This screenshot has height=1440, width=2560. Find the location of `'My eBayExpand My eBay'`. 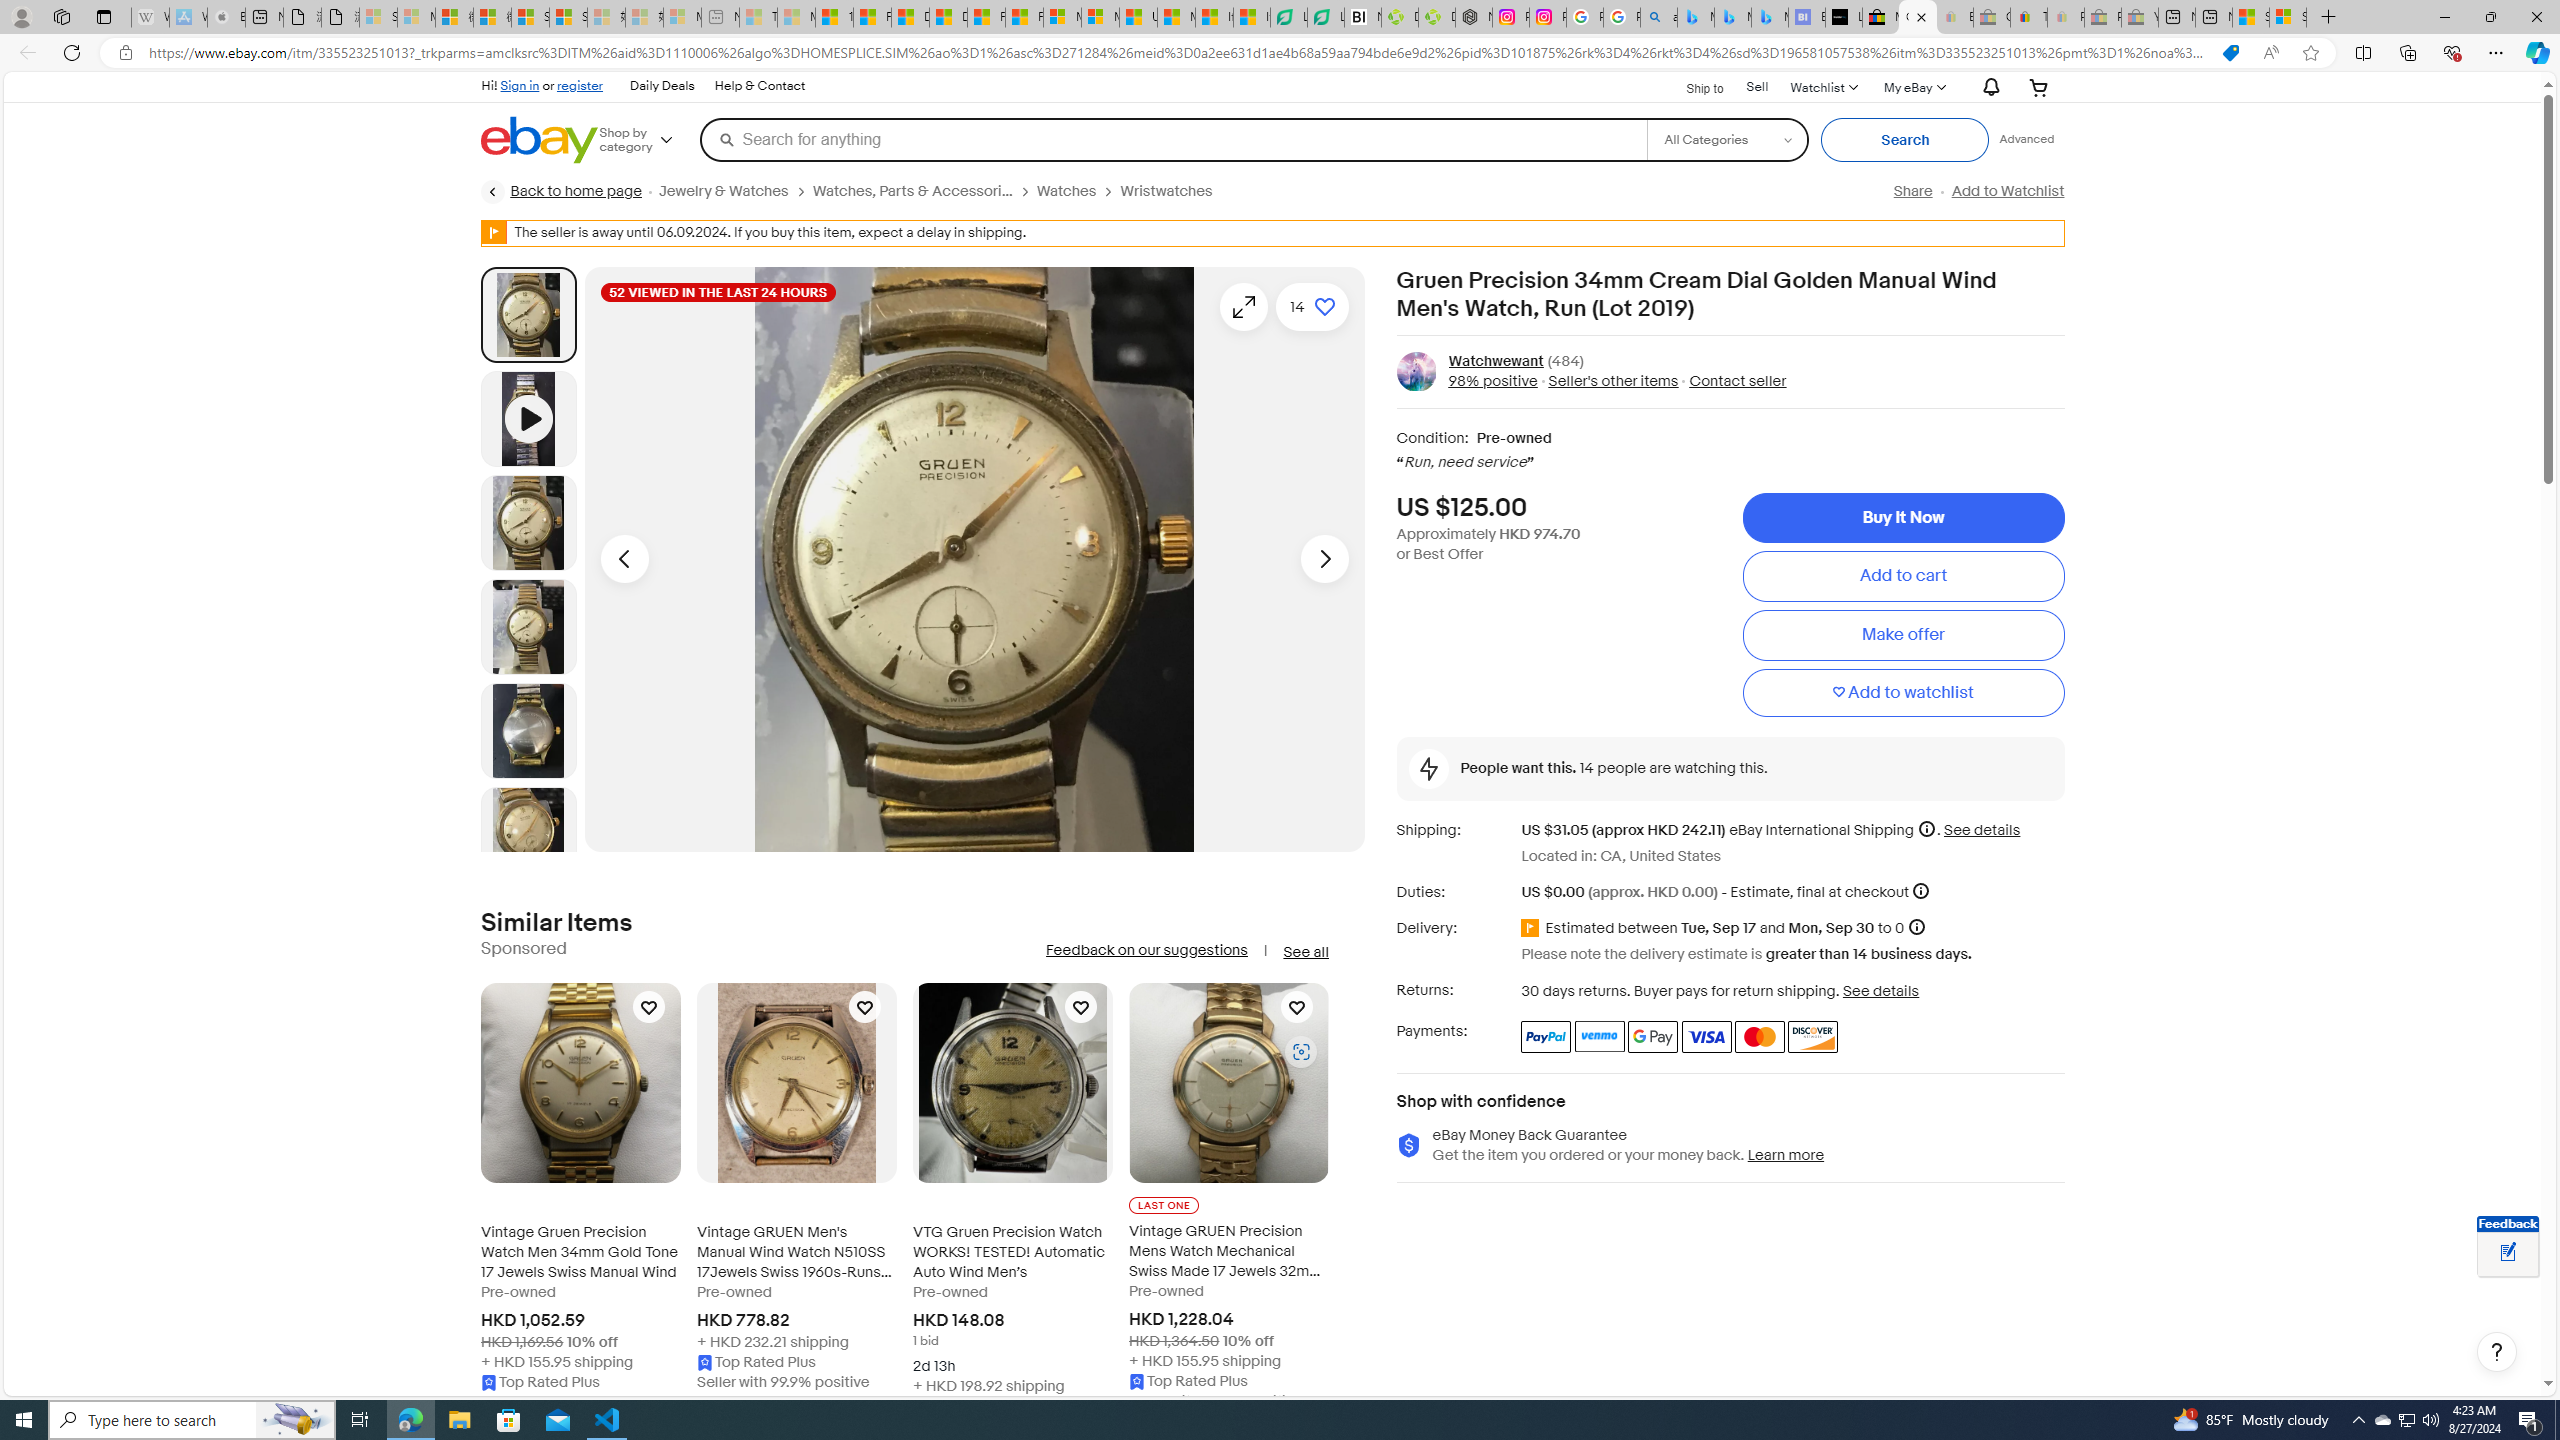

'My eBayExpand My eBay' is located at coordinates (1912, 87).